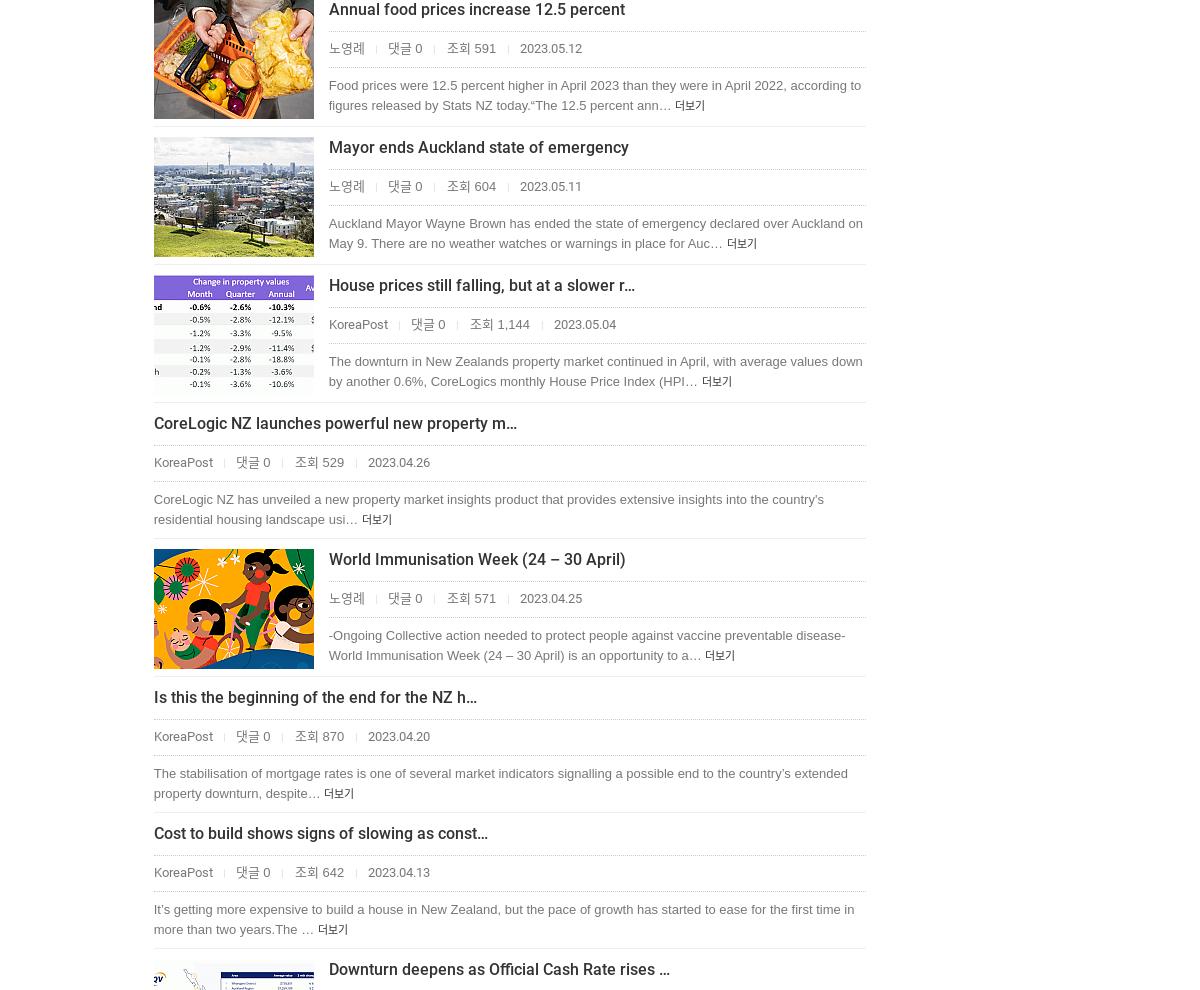 Image resolution: width=1200 pixels, height=990 pixels. I want to click on '2023.05.11', so click(515, 186).